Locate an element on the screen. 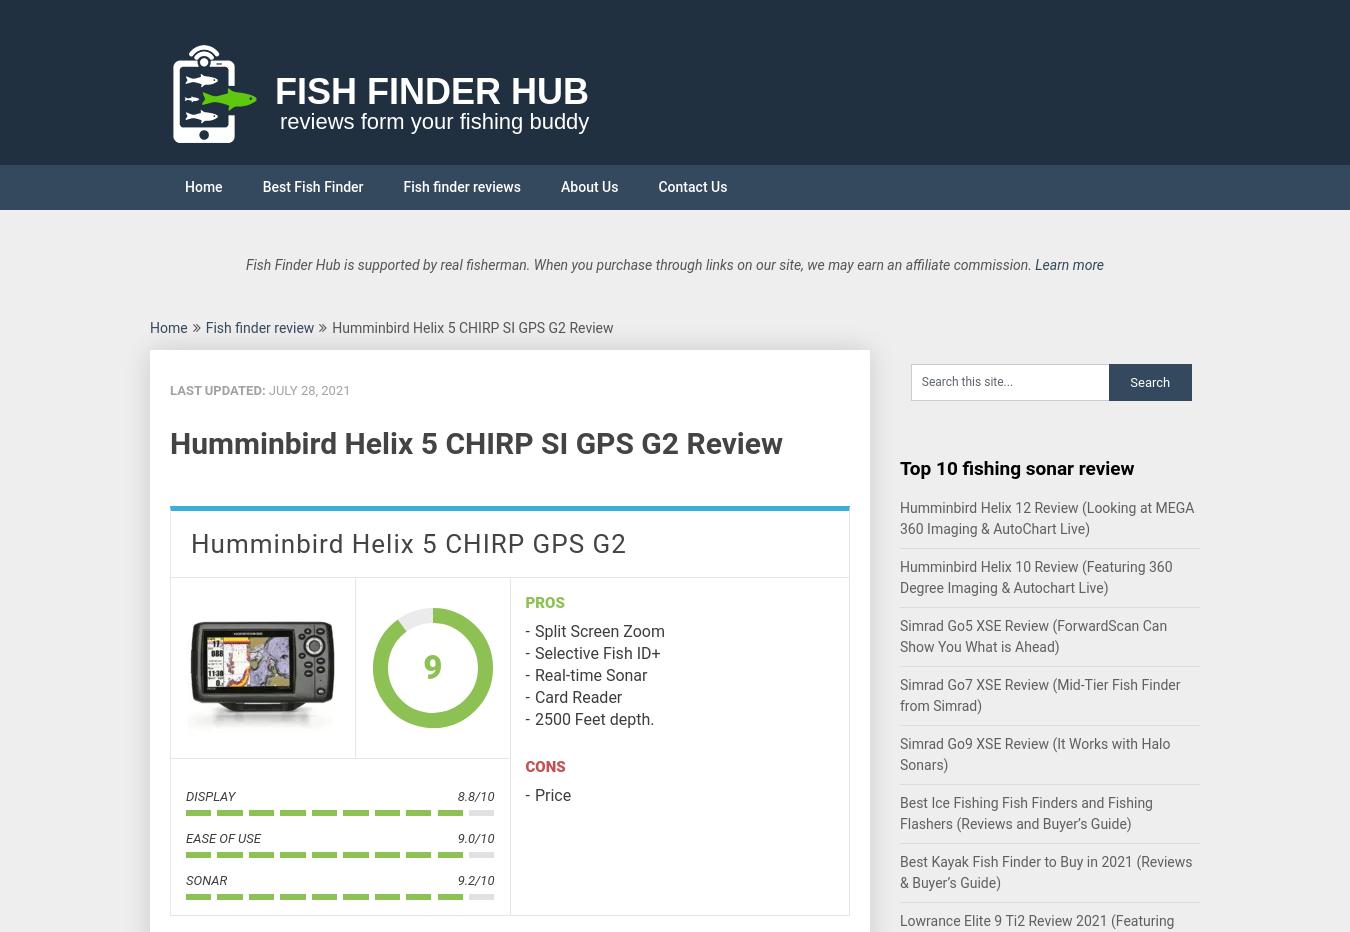 Image resolution: width=1350 pixels, height=932 pixels. 'Fish Finder Hub' is located at coordinates (432, 90).